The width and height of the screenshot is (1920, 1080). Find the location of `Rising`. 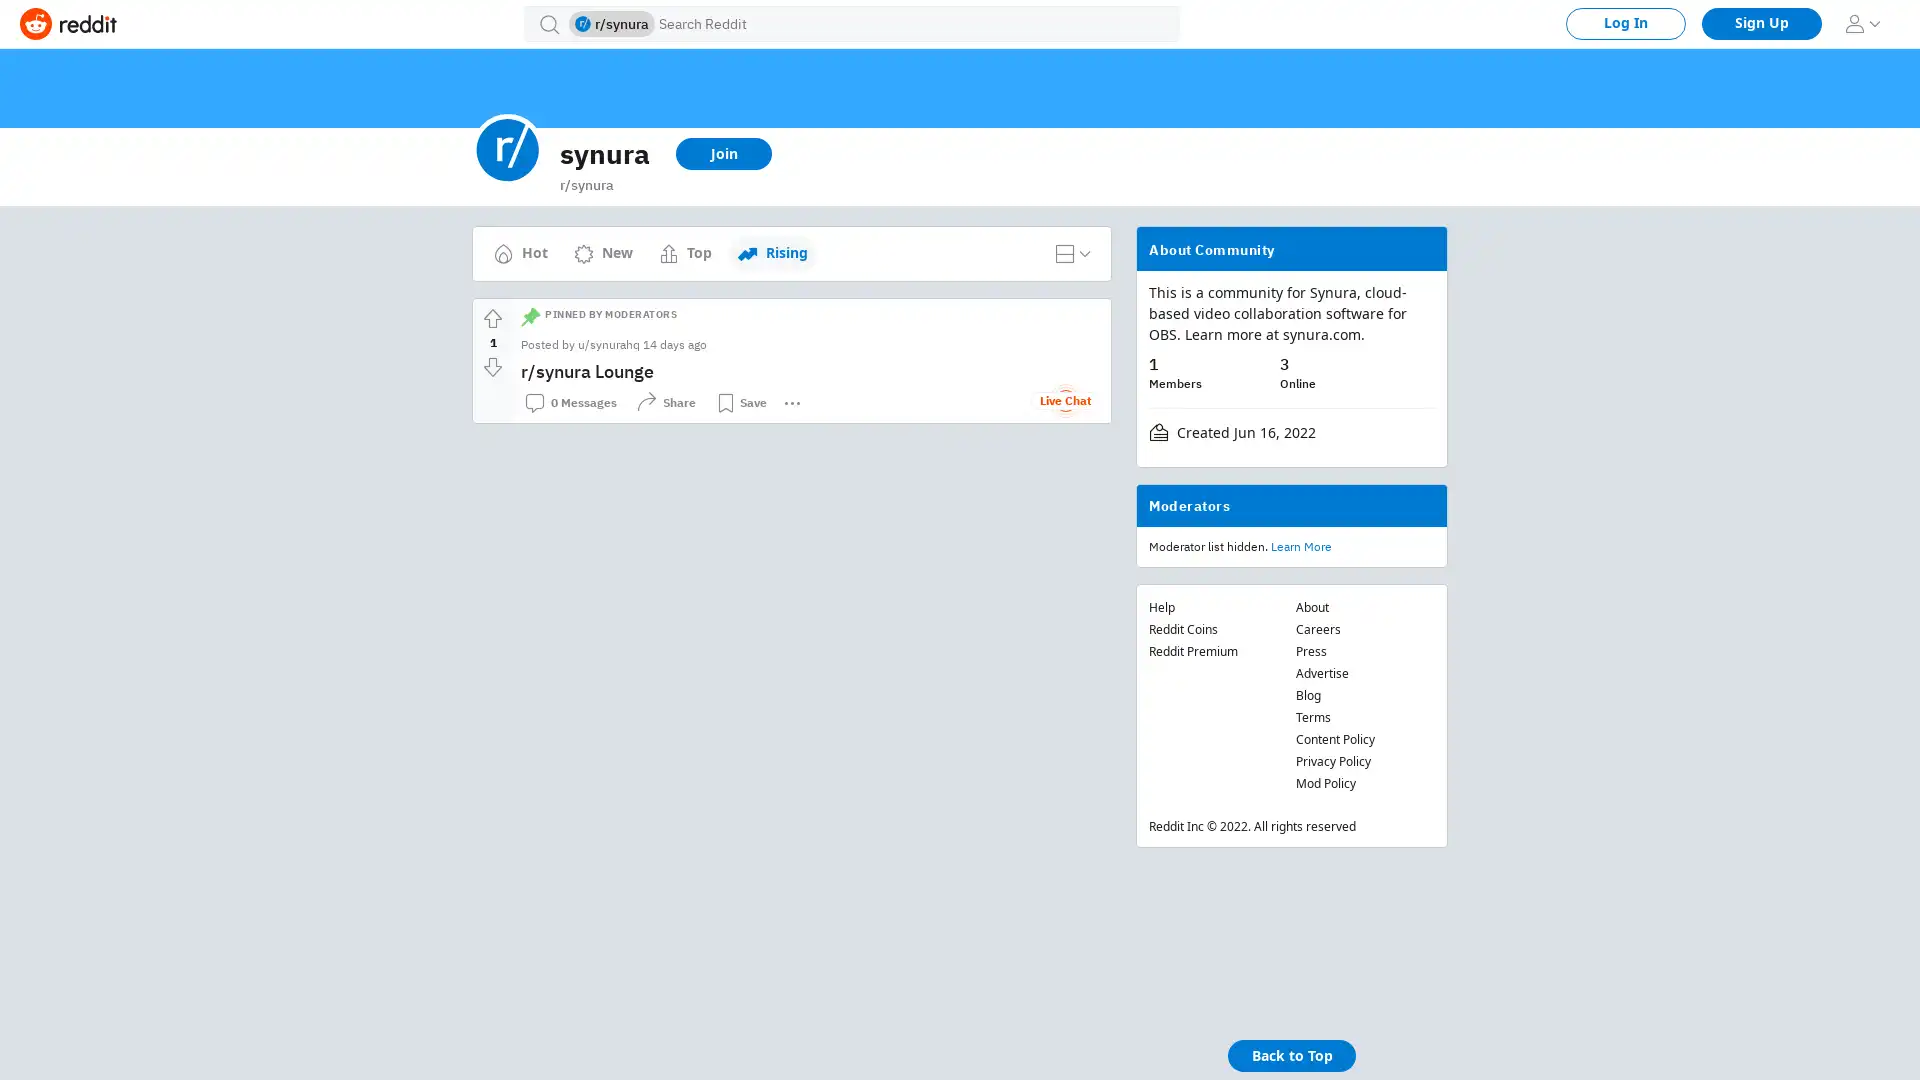

Rising is located at coordinates (771, 253).